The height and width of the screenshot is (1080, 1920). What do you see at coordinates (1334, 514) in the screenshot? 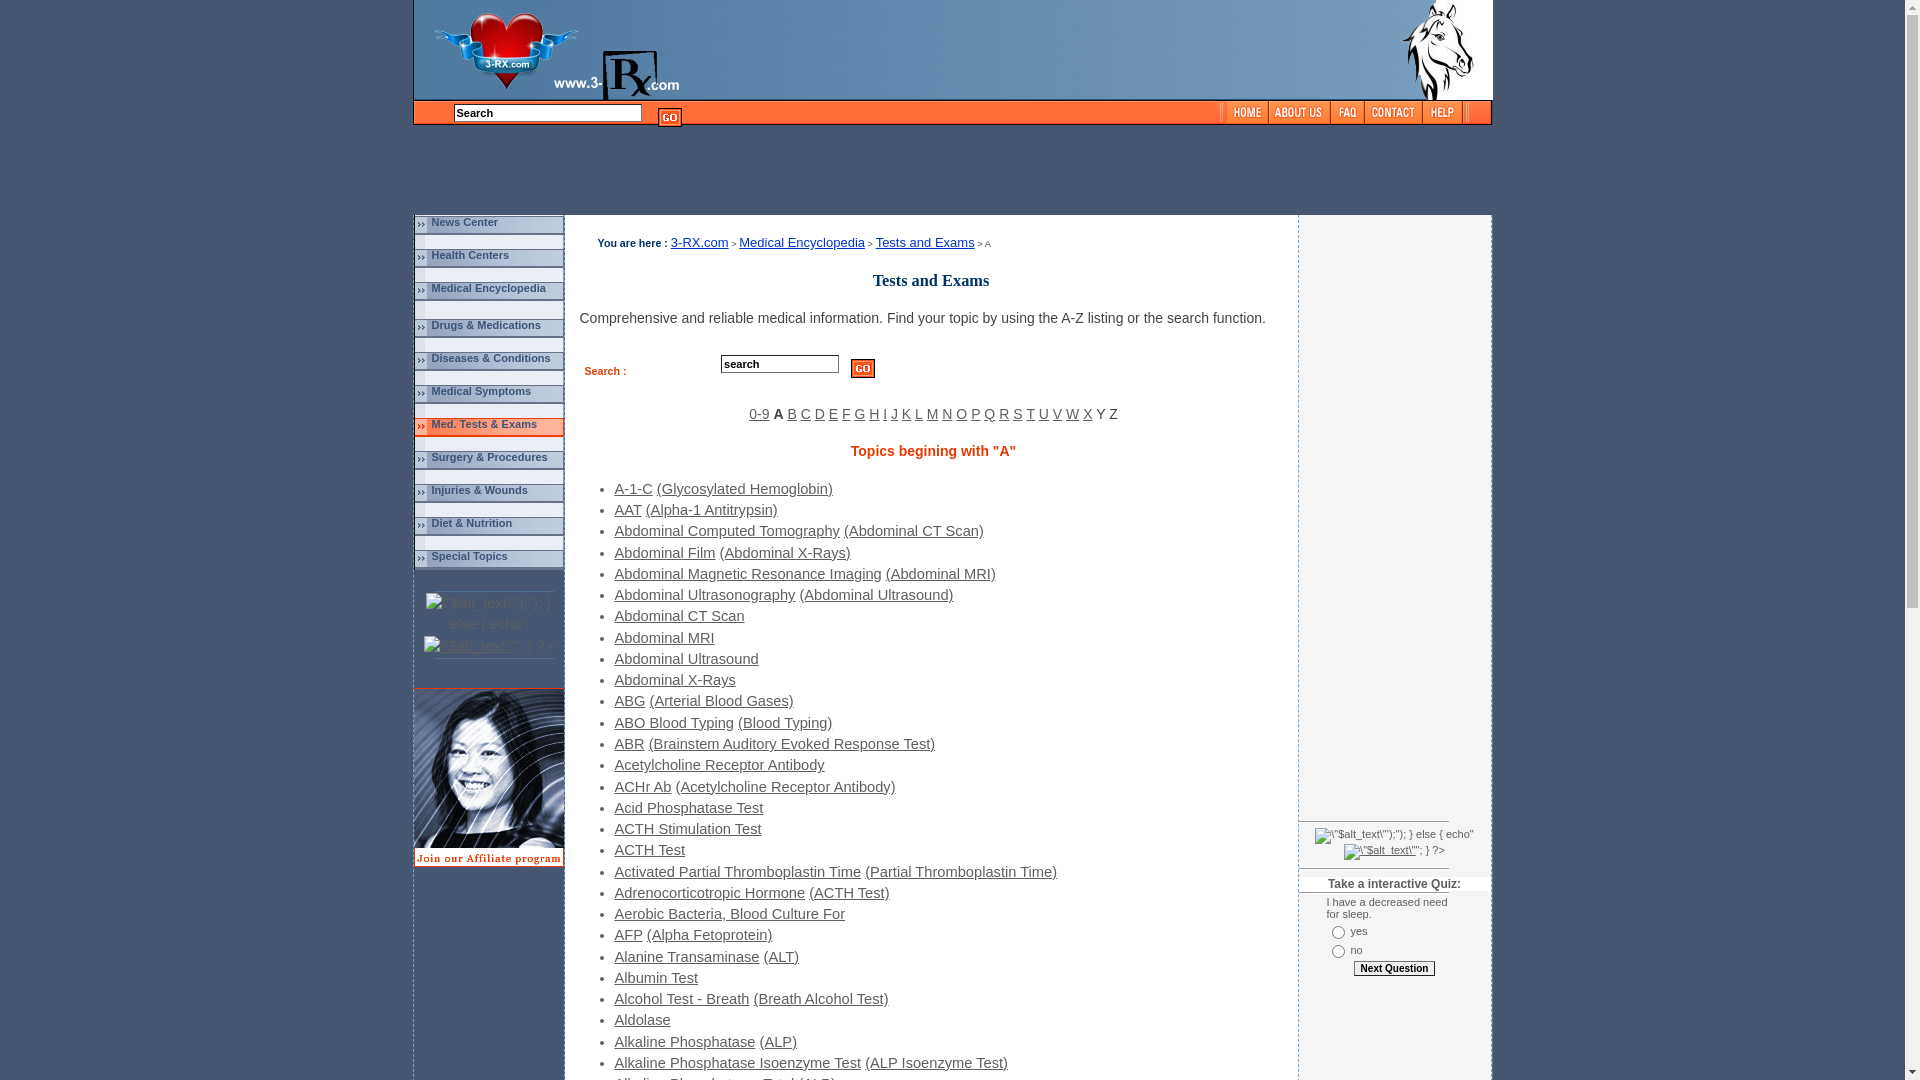
I see `'Advertisement'` at bounding box center [1334, 514].